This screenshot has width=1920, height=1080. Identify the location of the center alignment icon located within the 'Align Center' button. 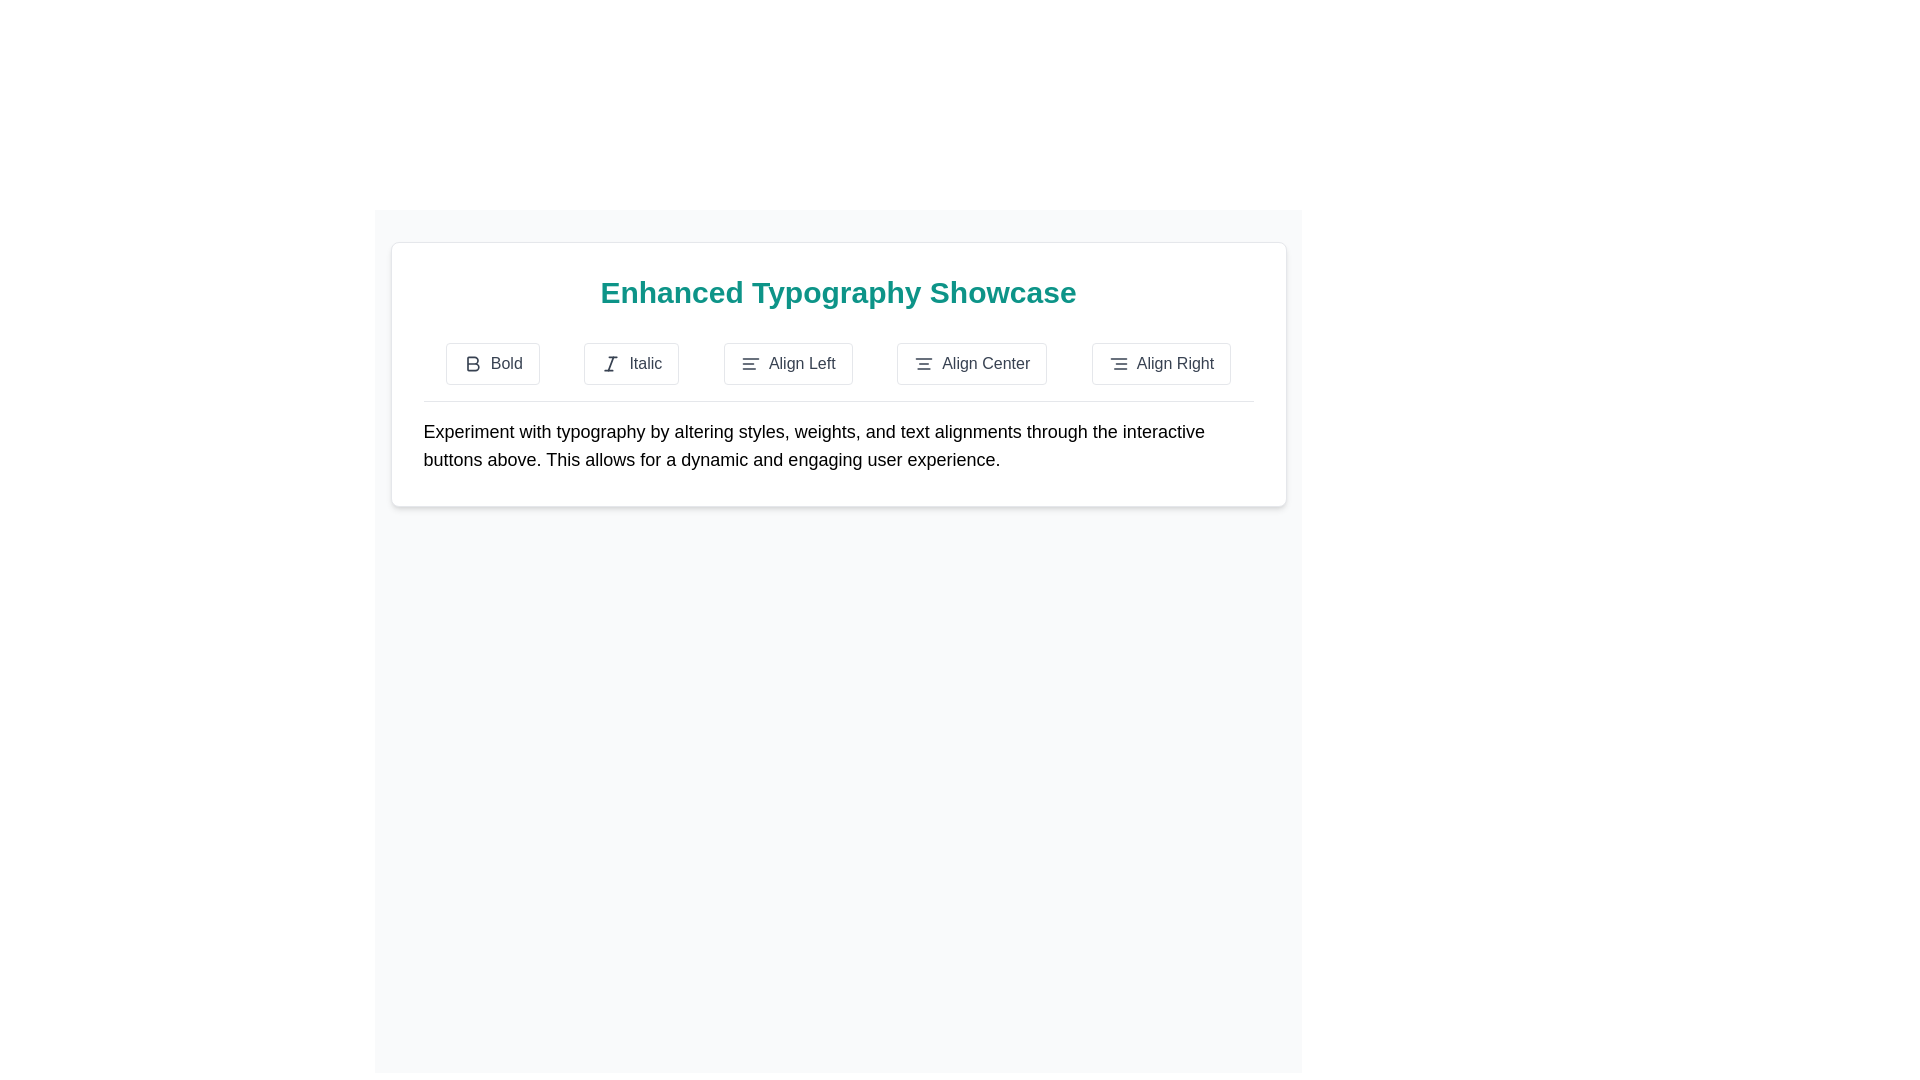
(923, 363).